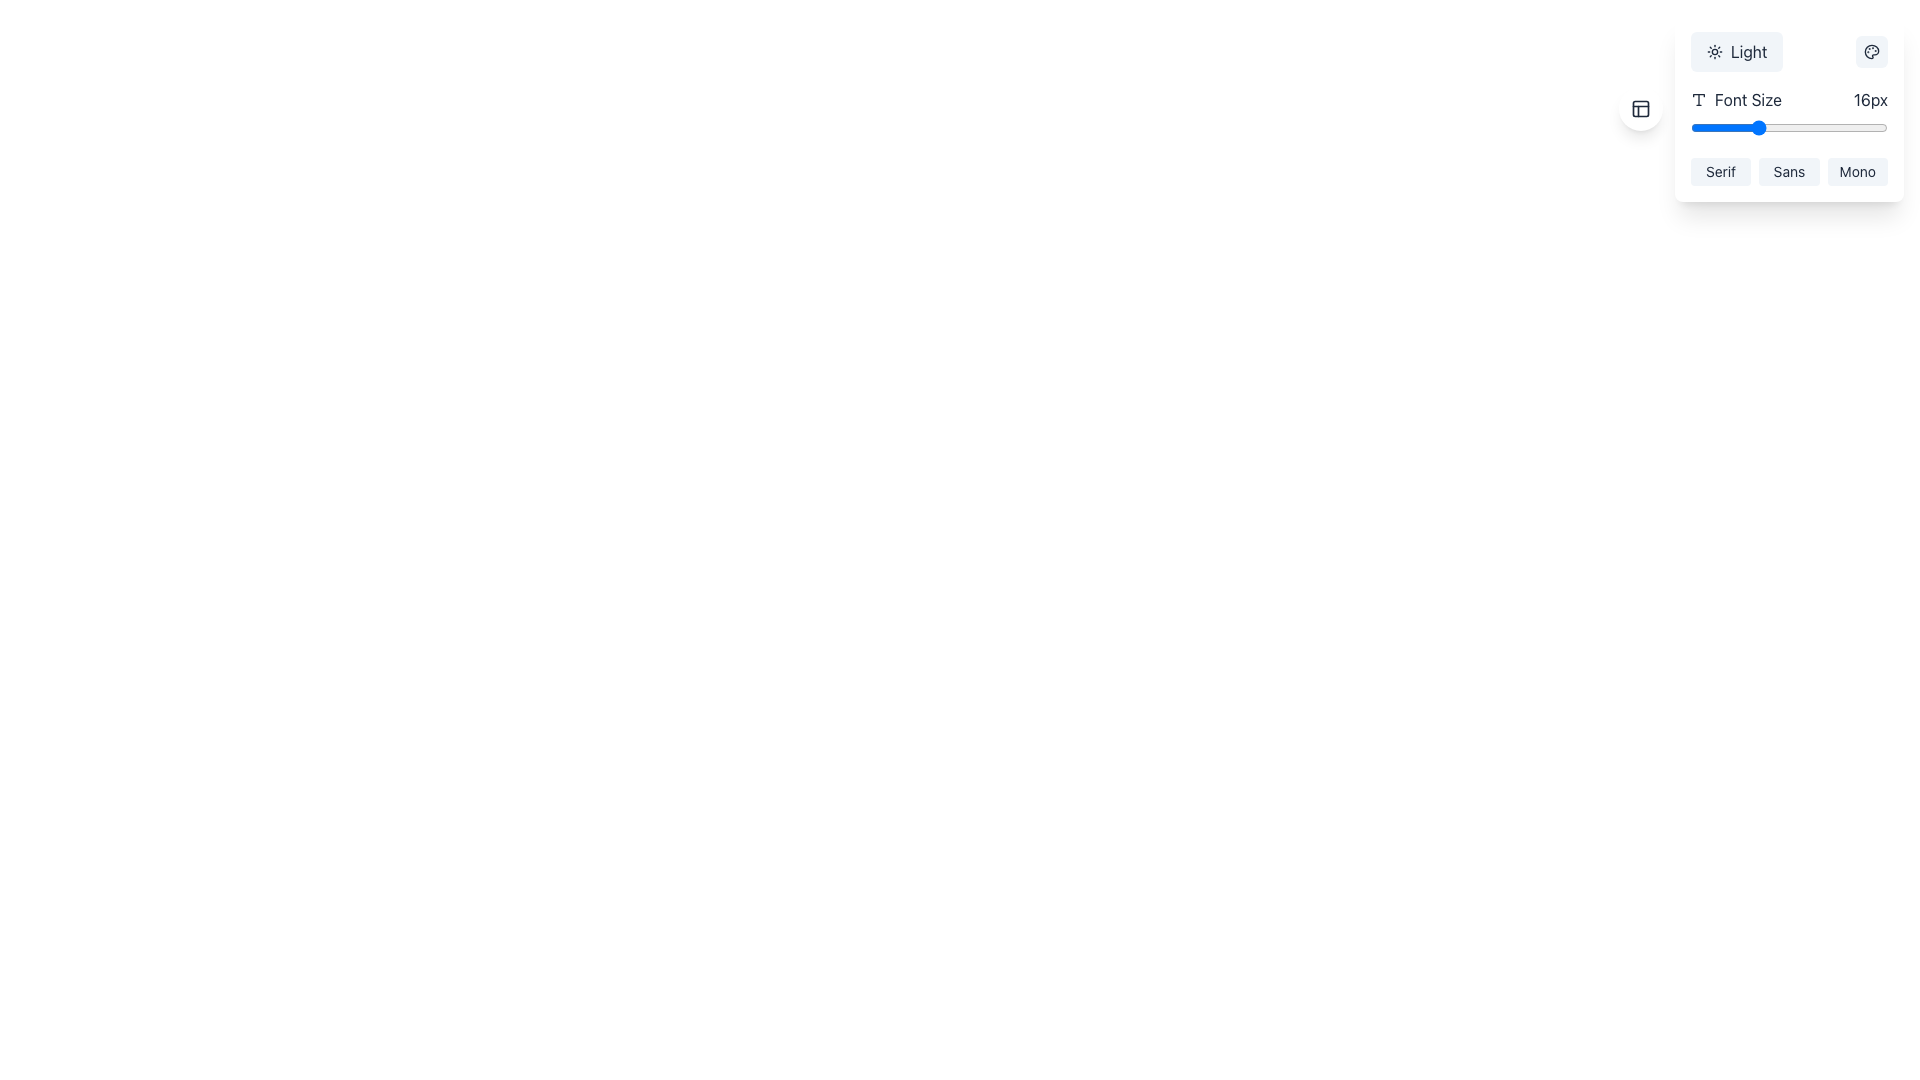 Image resolution: width=1920 pixels, height=1080 pixels. What do you see at coordinates (1789, 171) in the screenshot?
I see `the second button in the row of font style options` at bounding box center [1789, 171].